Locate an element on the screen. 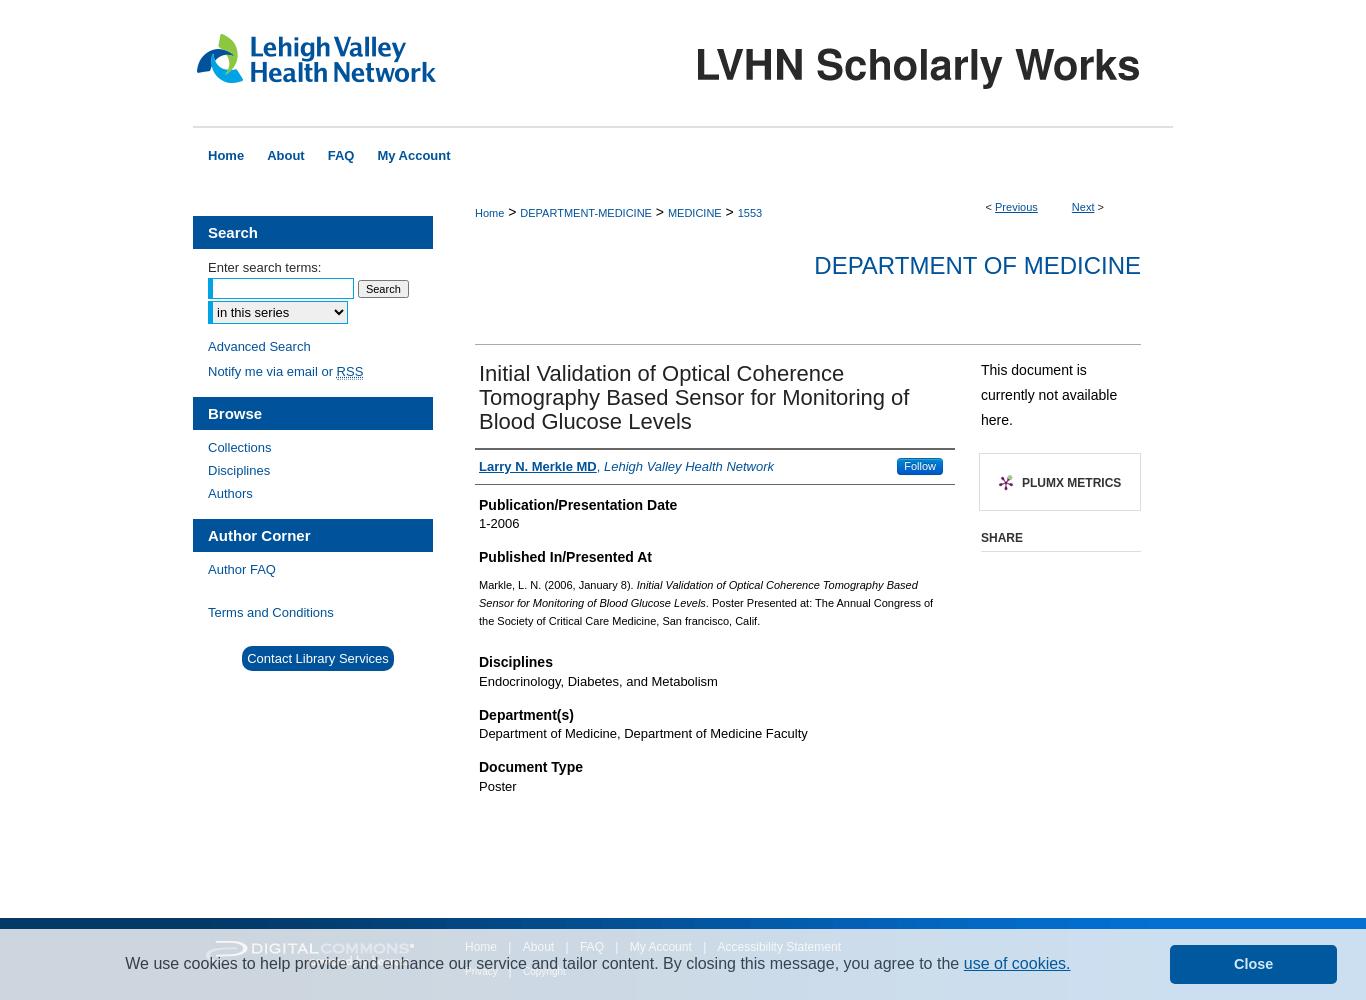 This screenshot has height=1000, width=1366. 'Follow' is located at coordinates (920, 464).